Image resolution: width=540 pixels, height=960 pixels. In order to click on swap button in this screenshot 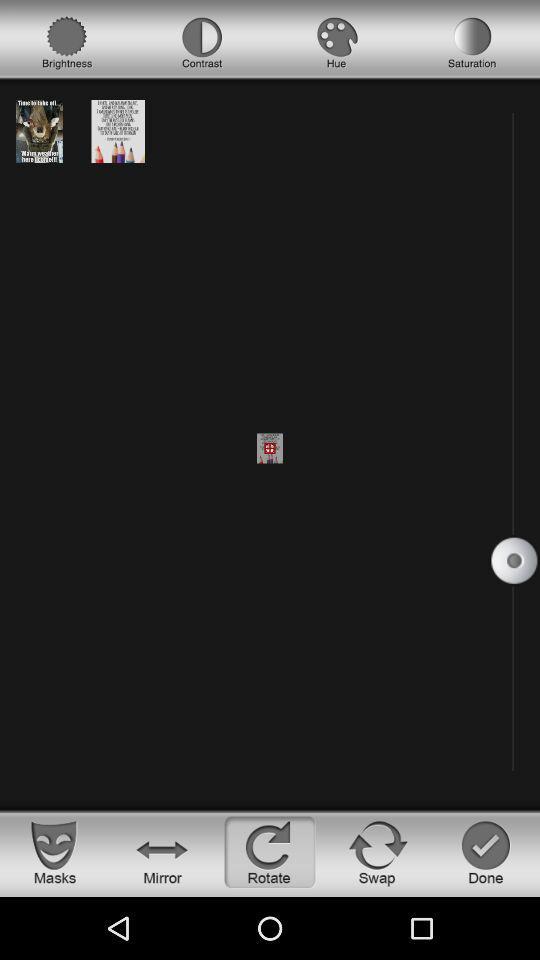, I will do `click(378, 851)`.